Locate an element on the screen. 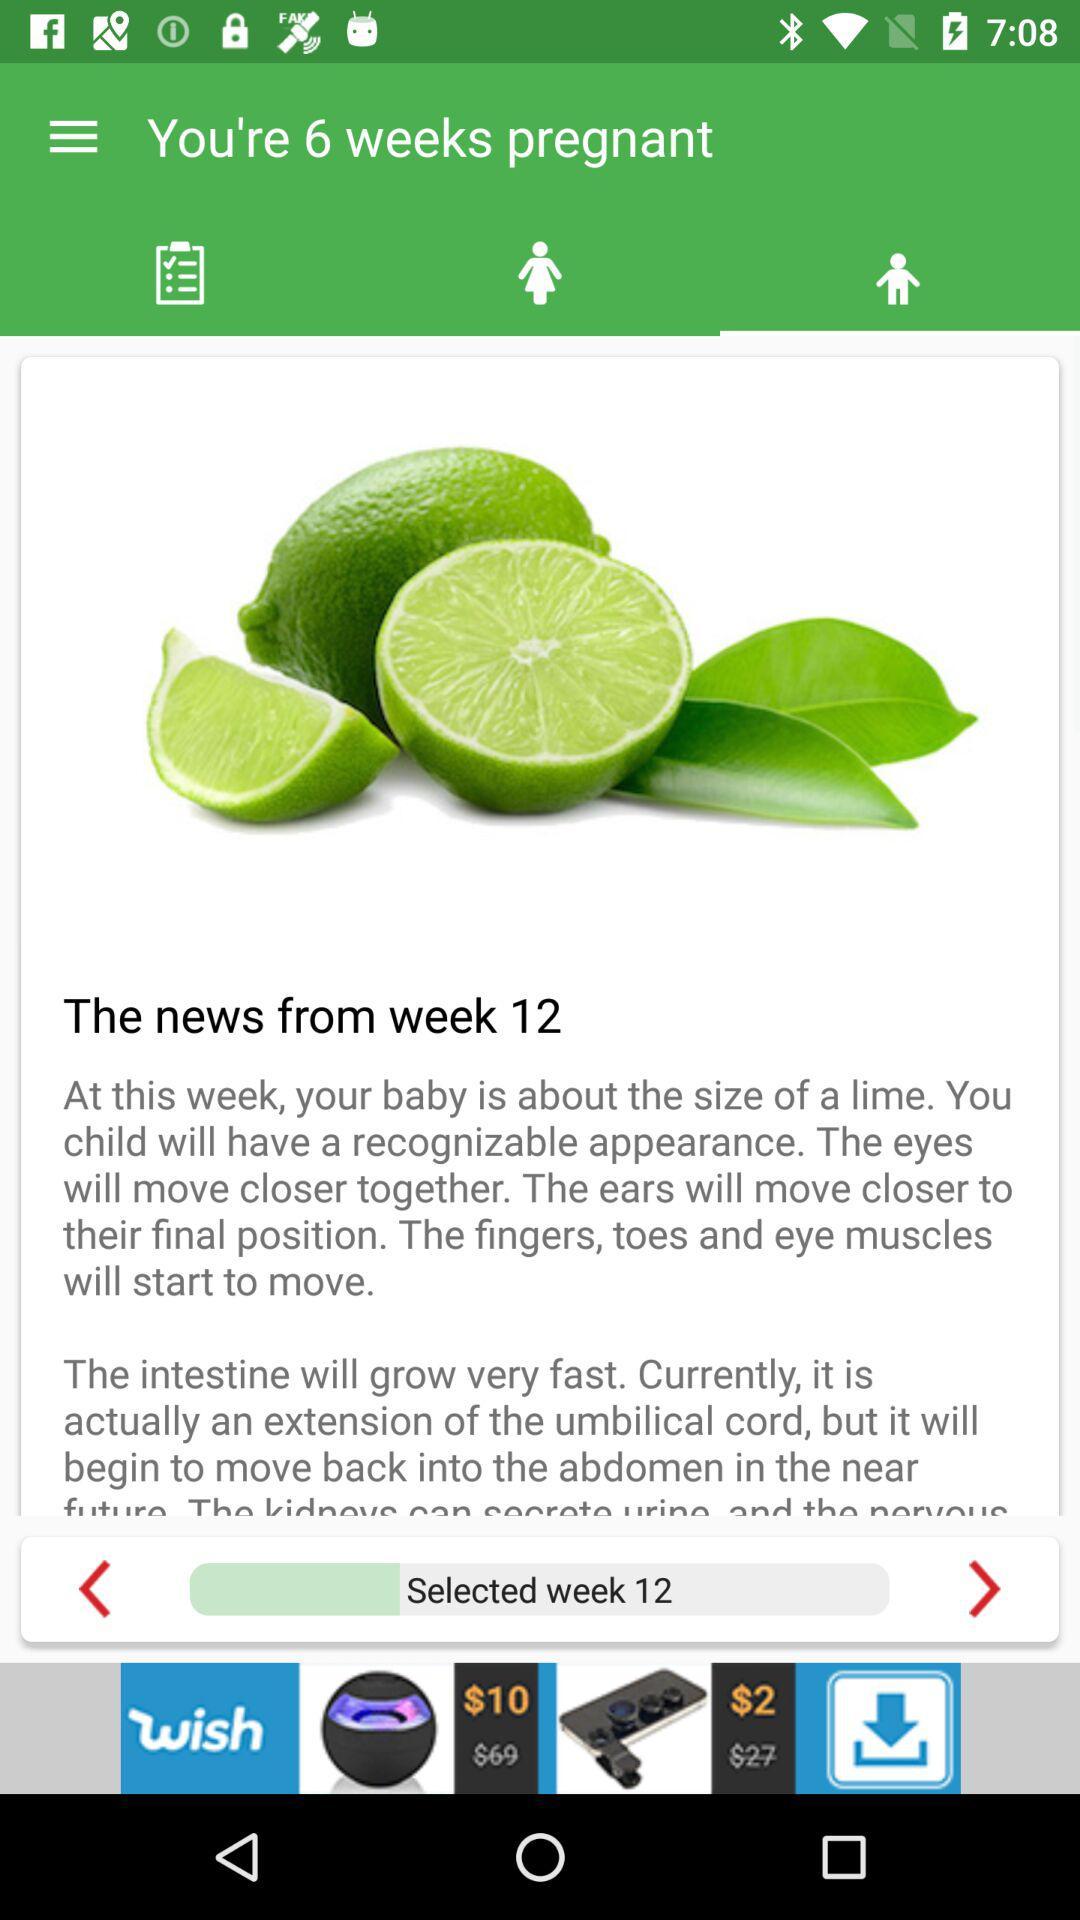  previous page is located at coordinates (94, 1588).